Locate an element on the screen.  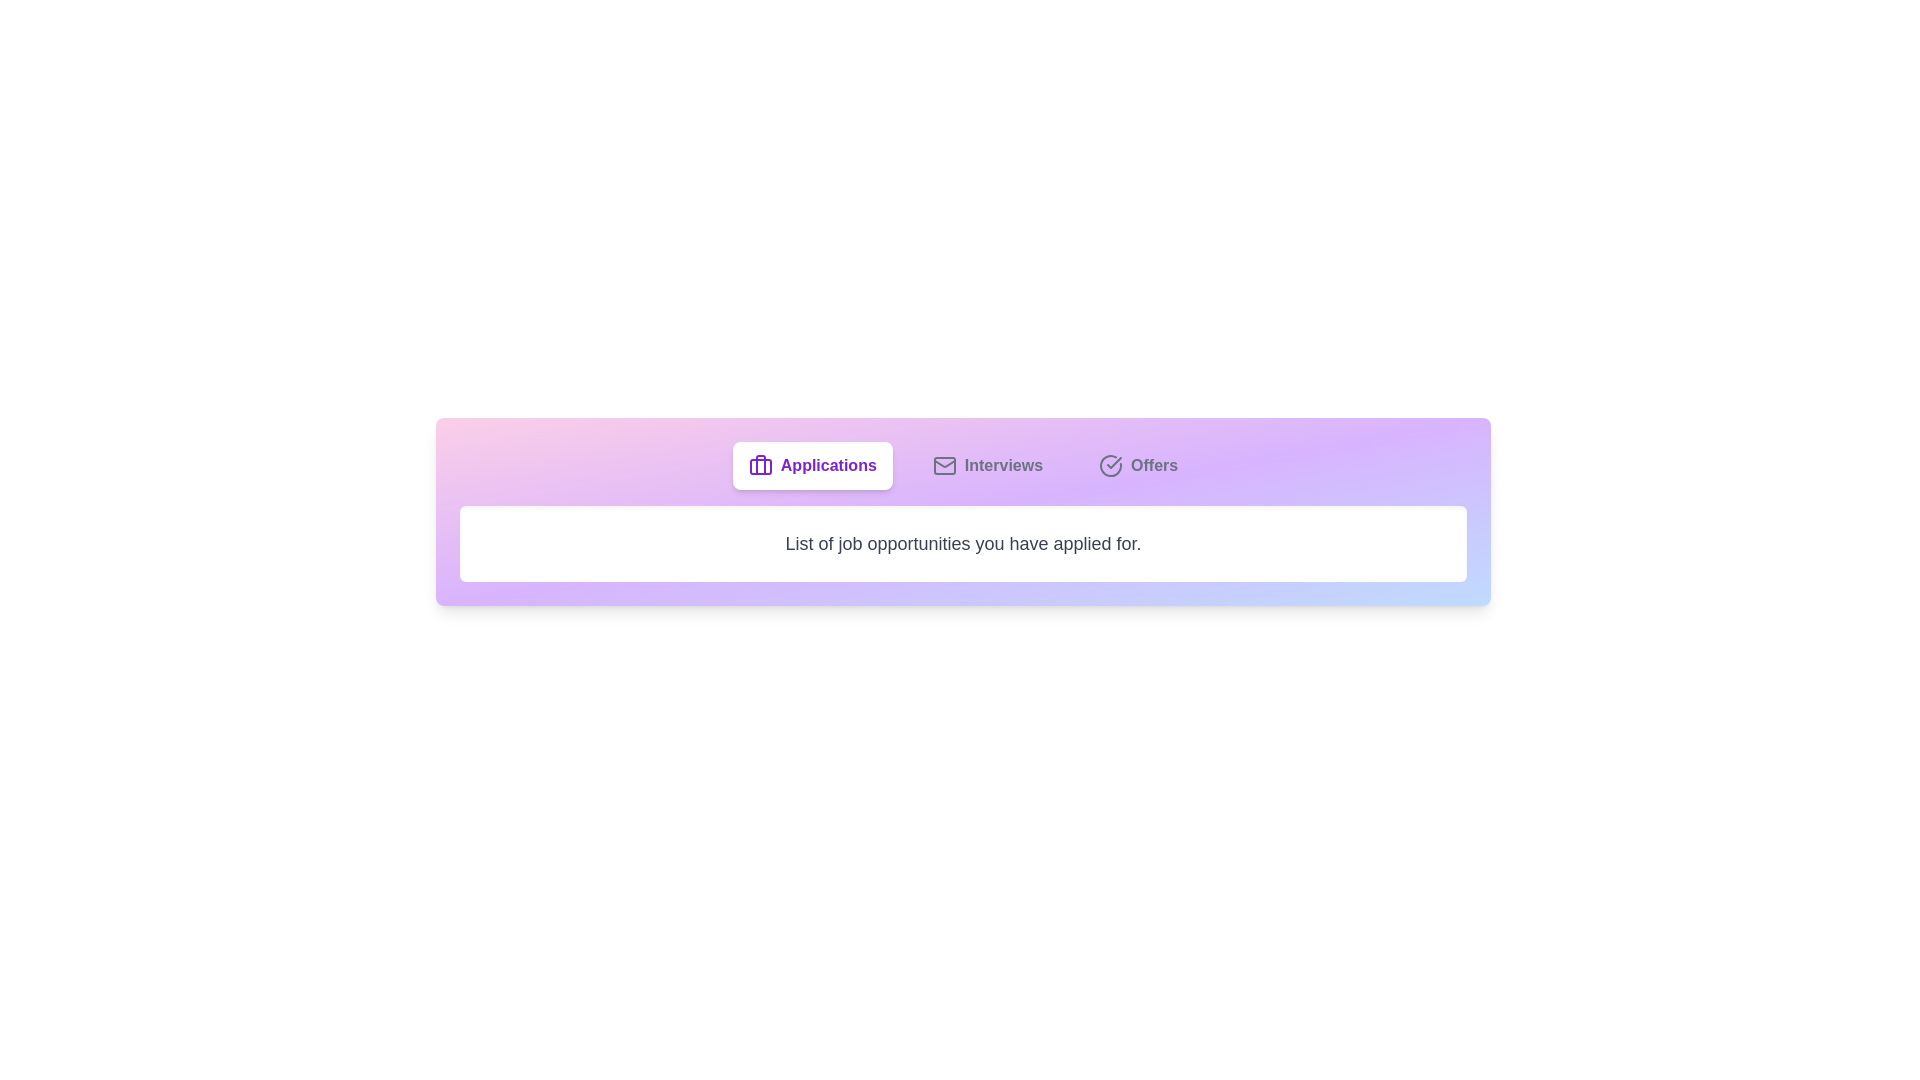
the tab labeled Offers to switch to its content is located at coordinates (1137, 466).